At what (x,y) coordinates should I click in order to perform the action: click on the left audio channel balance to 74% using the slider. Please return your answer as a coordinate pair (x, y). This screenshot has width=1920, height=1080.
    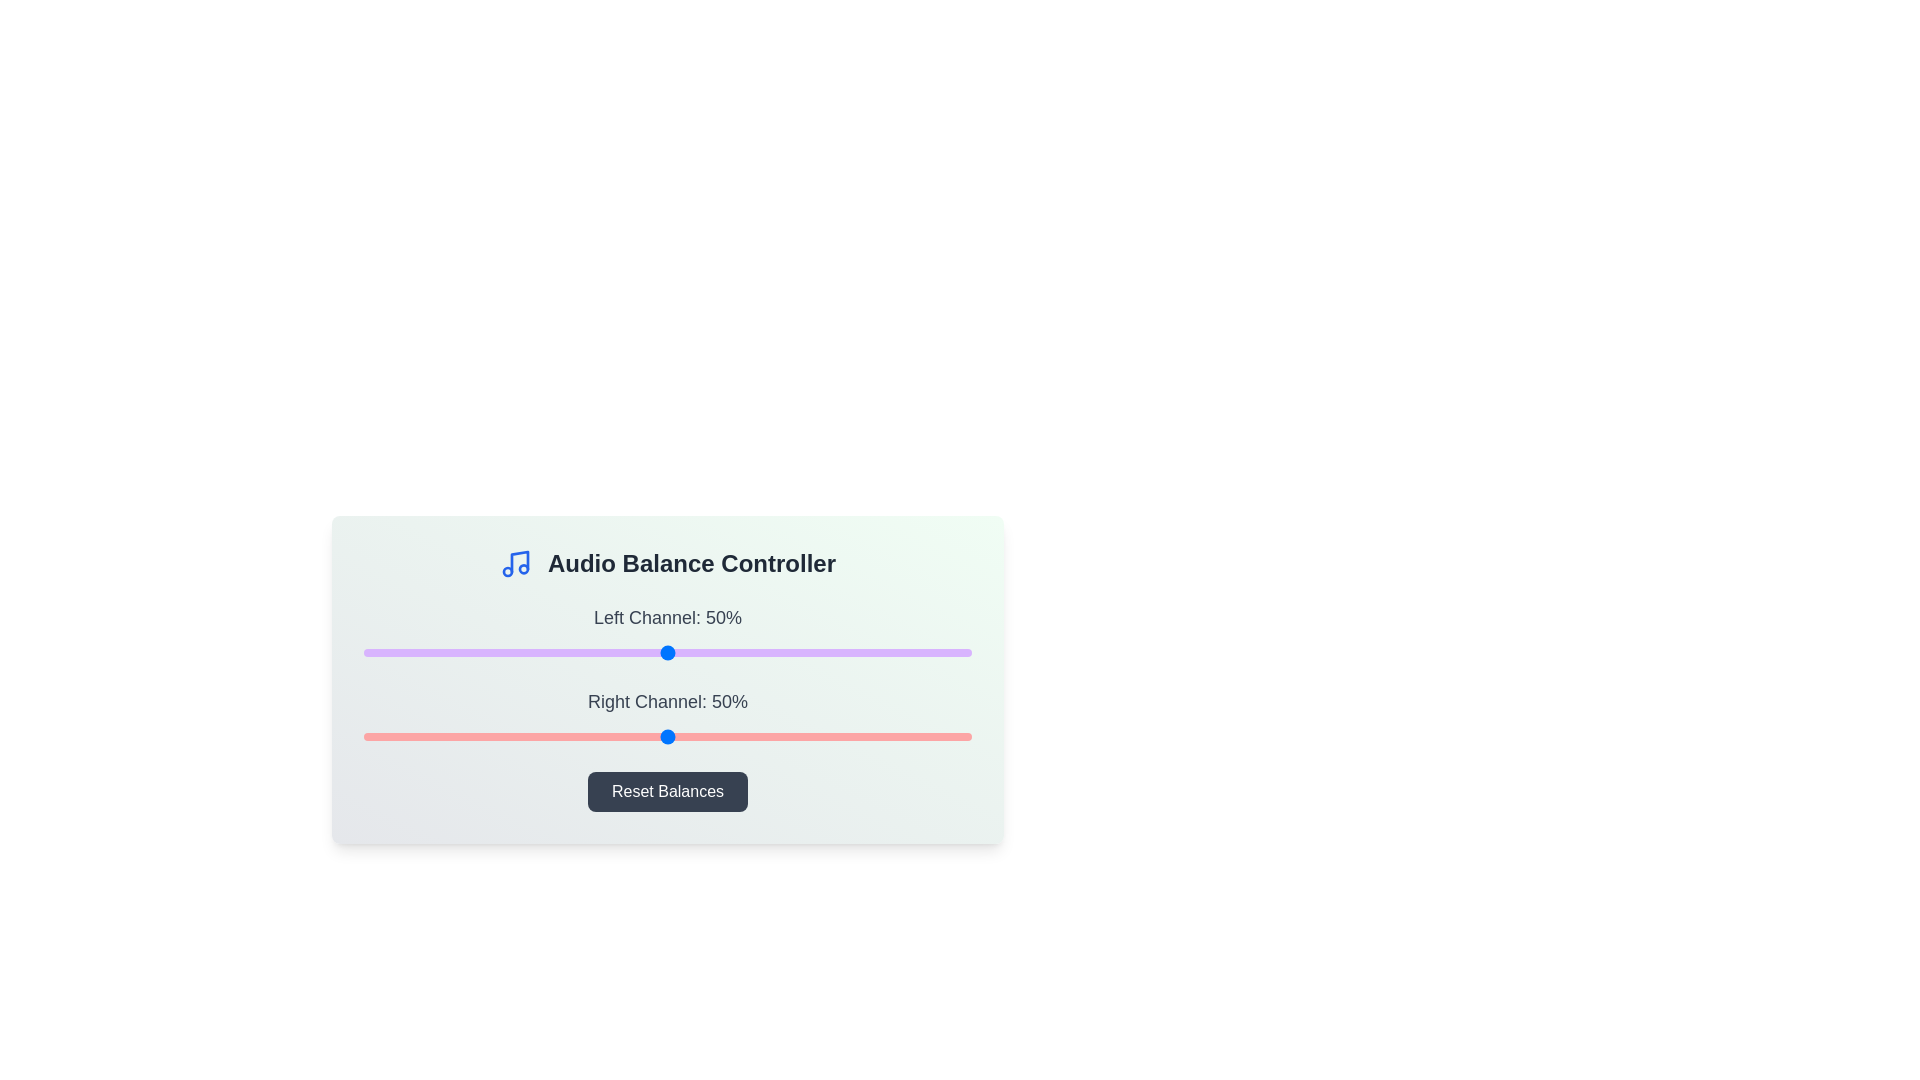
    Looking at the image, I should click on (813, 652).